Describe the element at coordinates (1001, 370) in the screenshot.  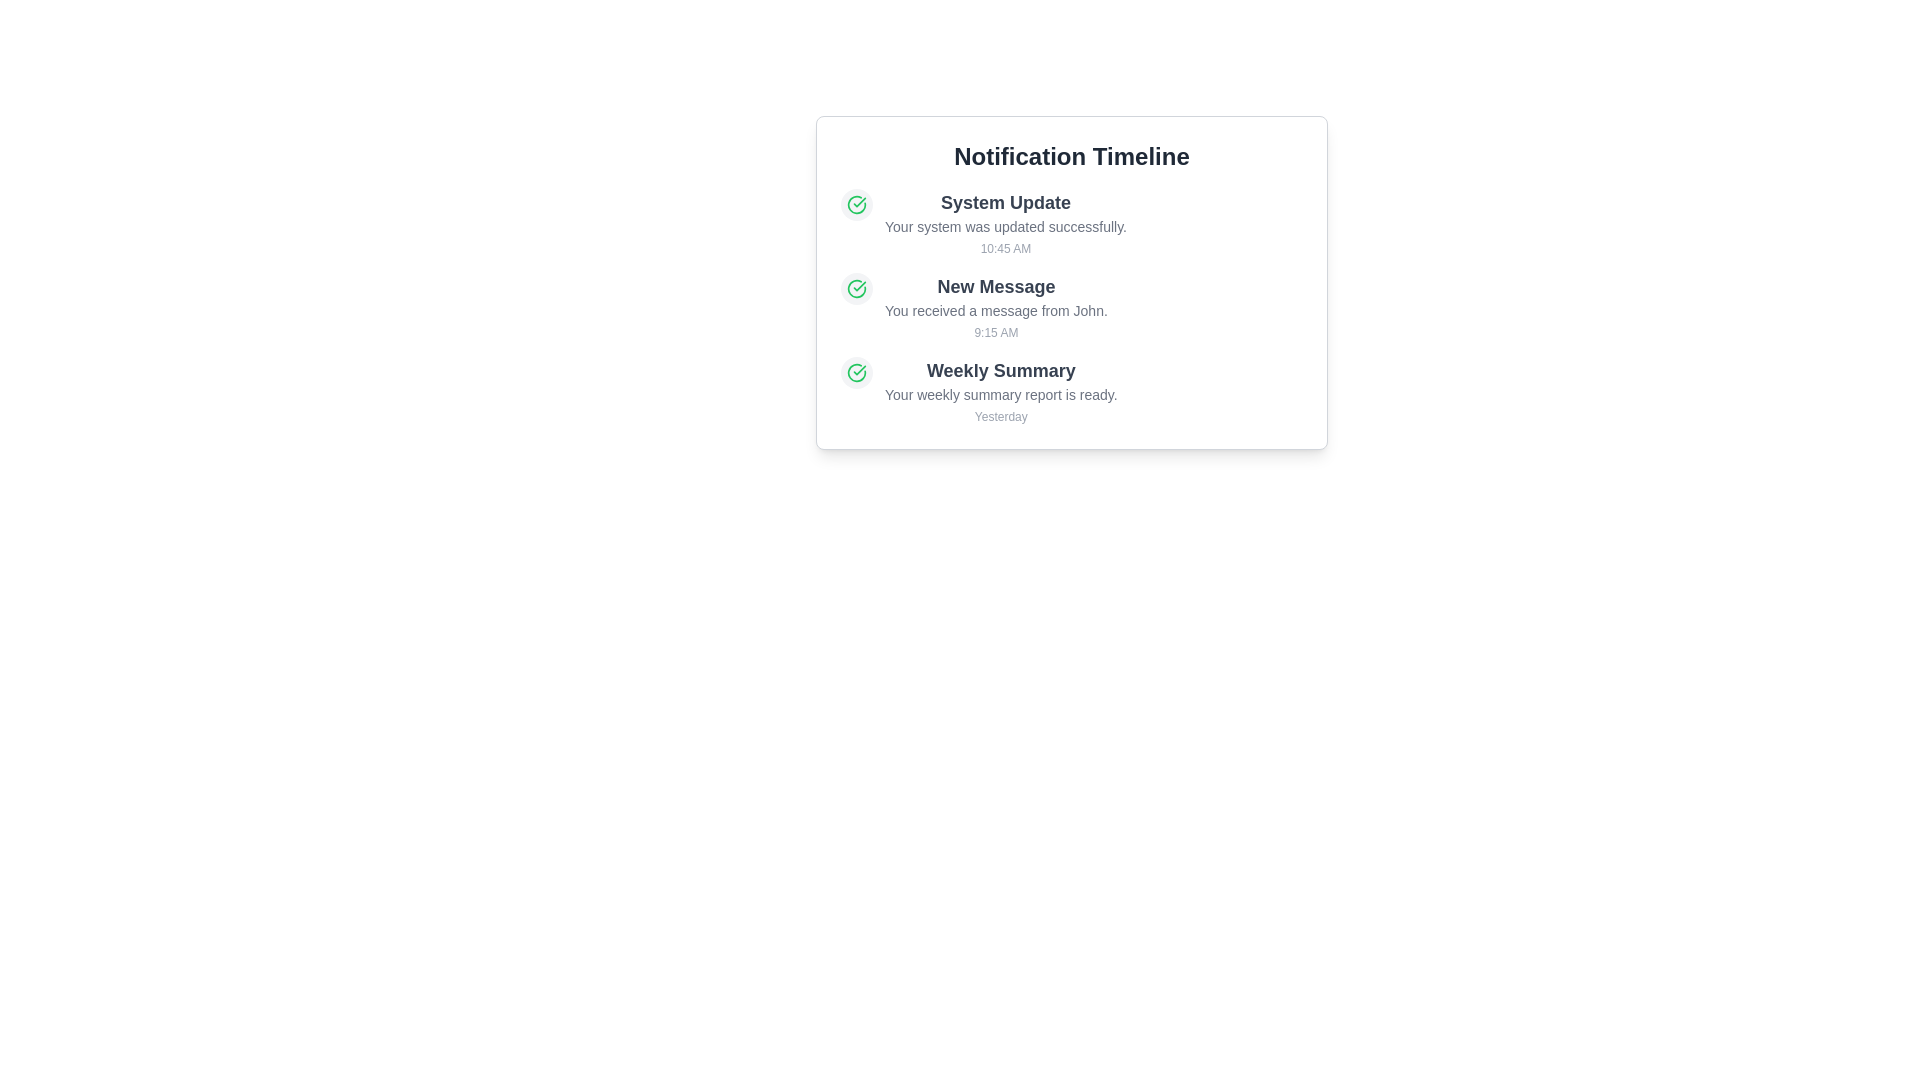
I see `the bold text label 'Weekly Summary' located in the third notification block of the 'Notification Timeline' panel` at that location.